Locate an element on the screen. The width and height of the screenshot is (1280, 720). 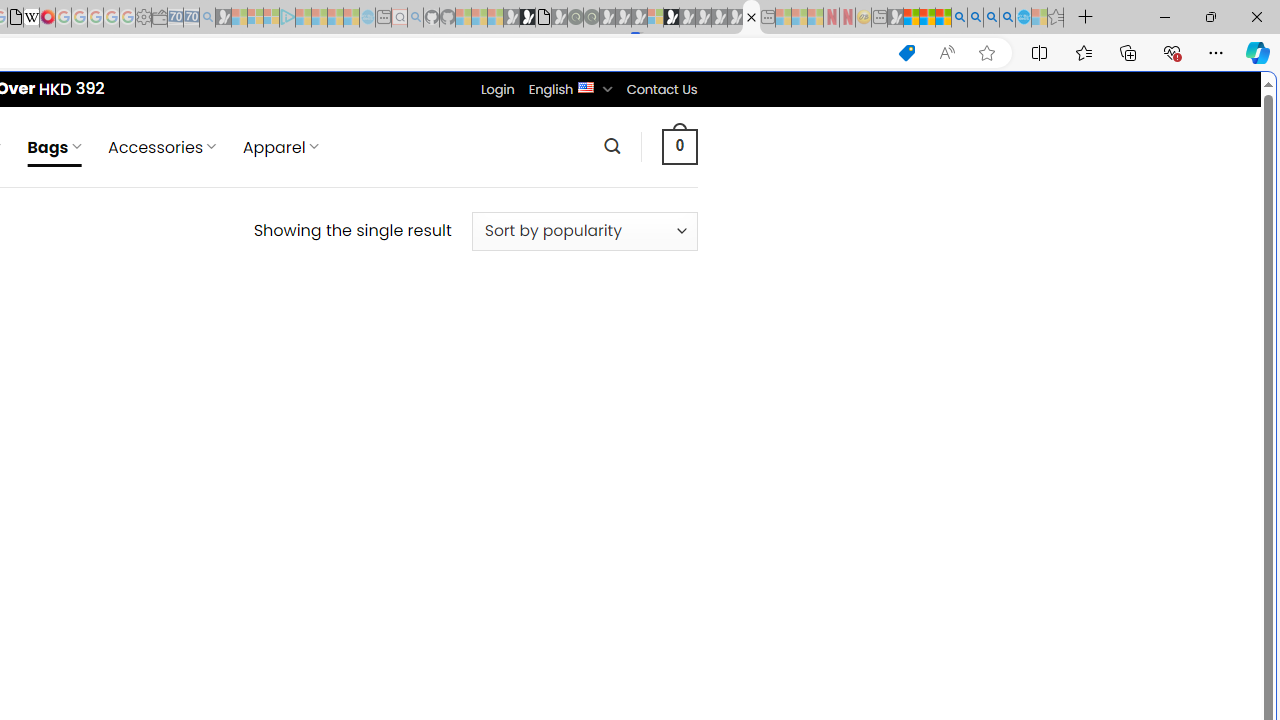
'Shop order' is located at coordinates (583, 230).